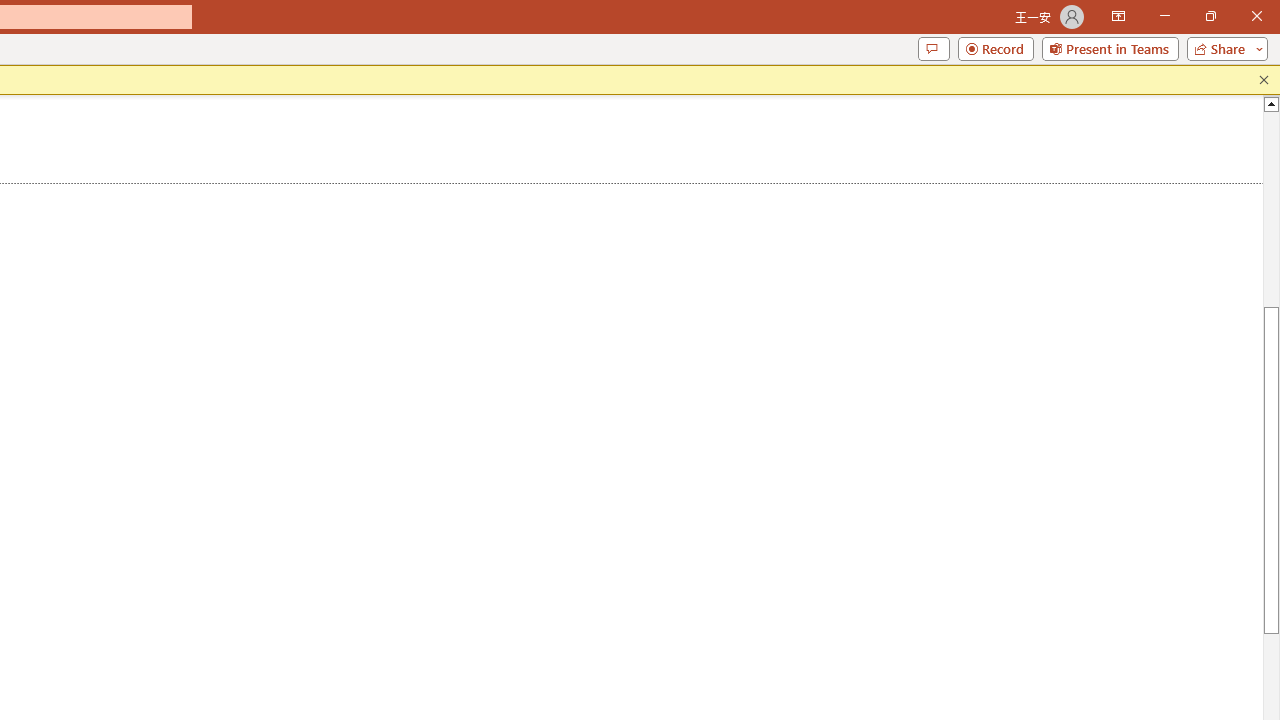 Image resolution: width=1280 pixels, height=720 pixels. I want to click on 'Close', so click(1255, 16).